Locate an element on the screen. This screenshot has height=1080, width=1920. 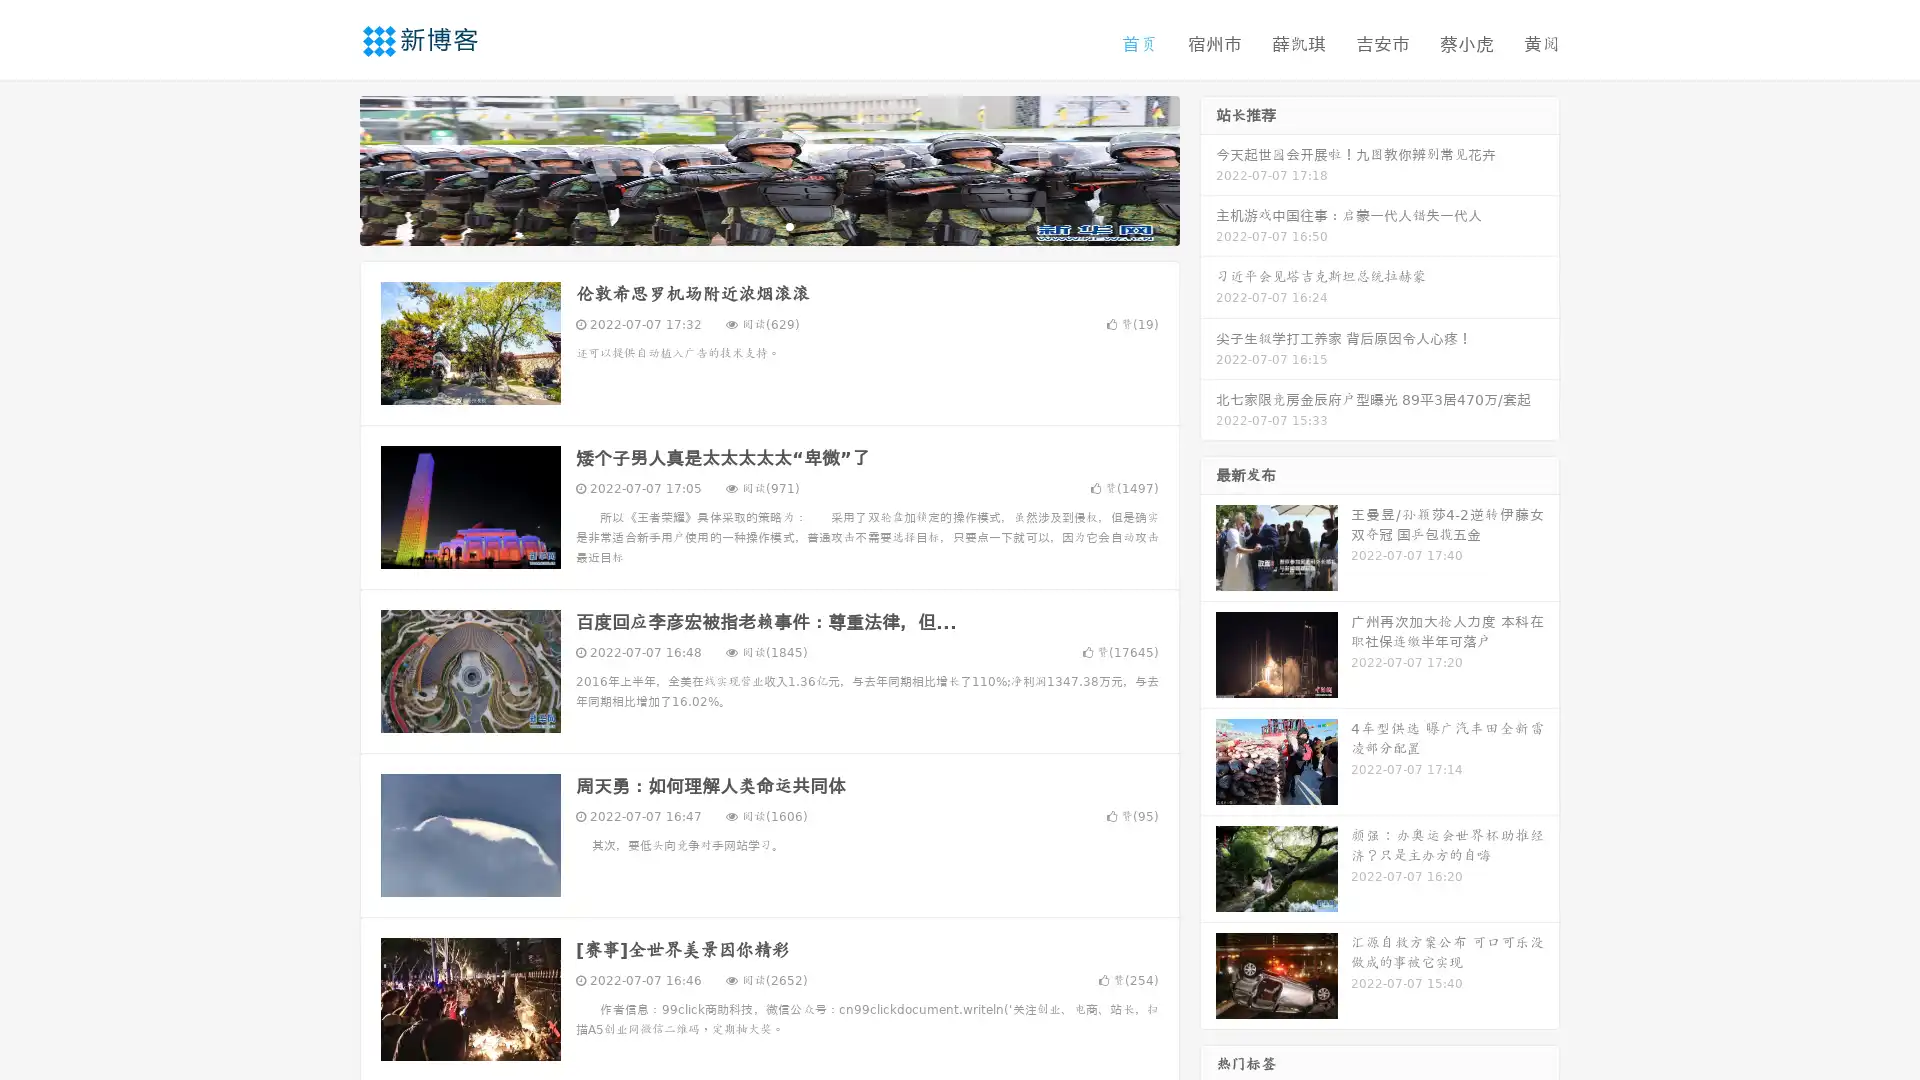
Go to slide 3 is located at coordinates (789, 225).